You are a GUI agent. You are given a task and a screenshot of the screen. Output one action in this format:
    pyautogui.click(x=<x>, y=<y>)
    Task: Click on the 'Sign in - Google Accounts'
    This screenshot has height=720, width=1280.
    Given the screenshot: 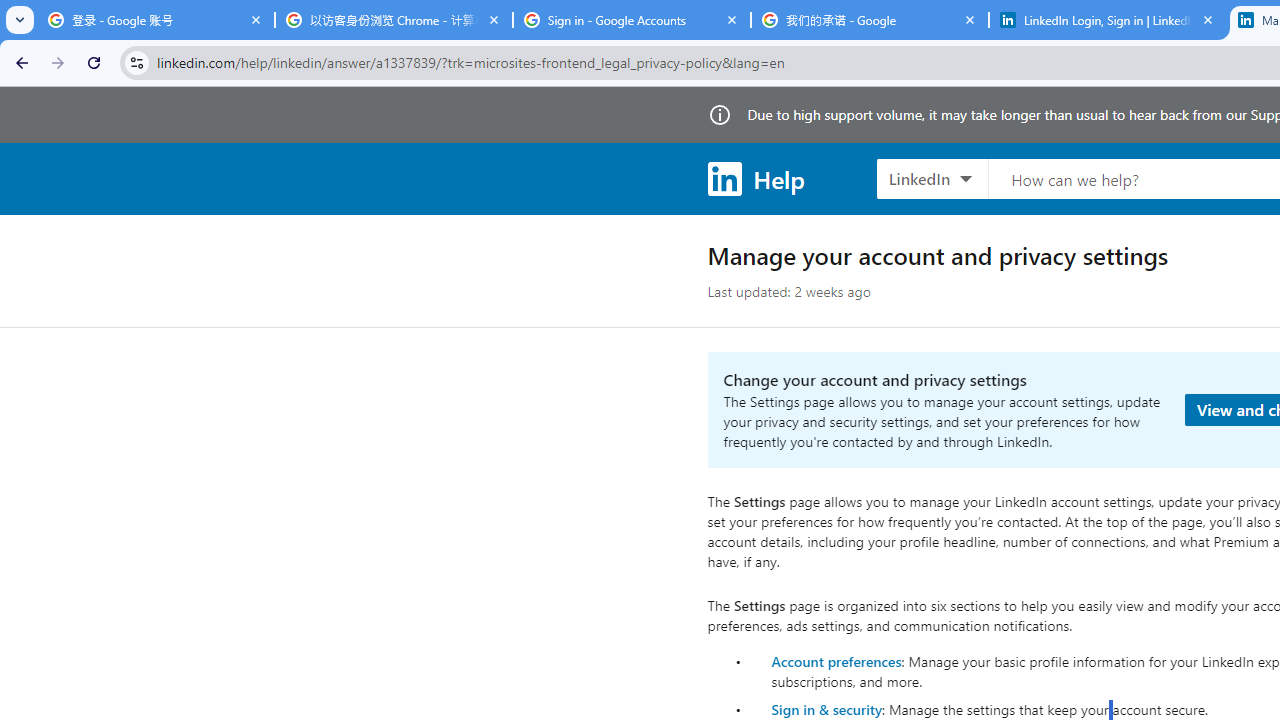 What is the action you would take?
    pyautogui.click(x=631, y=20)
    